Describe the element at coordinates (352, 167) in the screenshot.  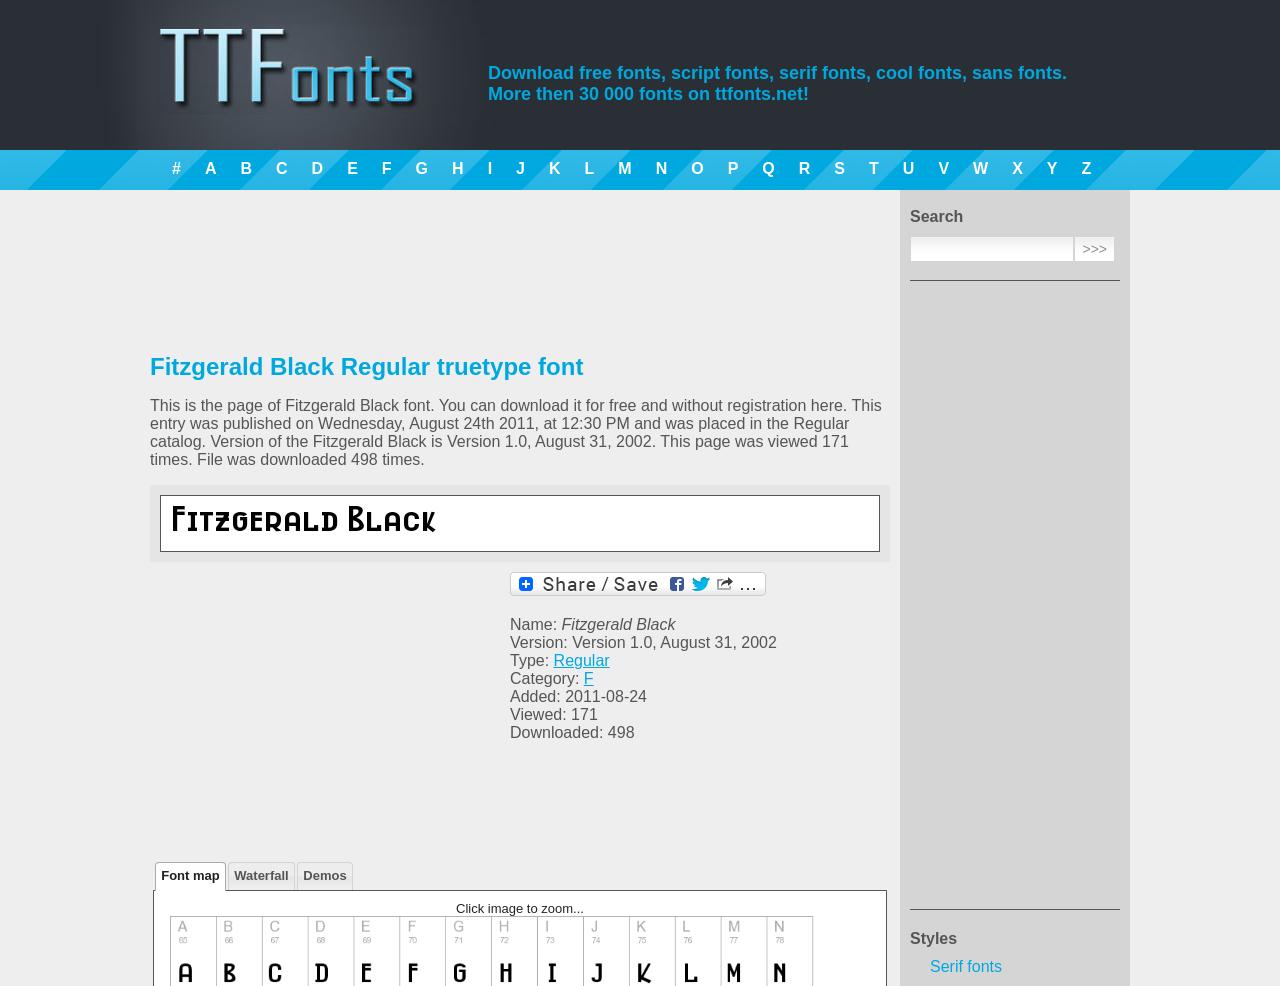
I see `'E'` at that location.